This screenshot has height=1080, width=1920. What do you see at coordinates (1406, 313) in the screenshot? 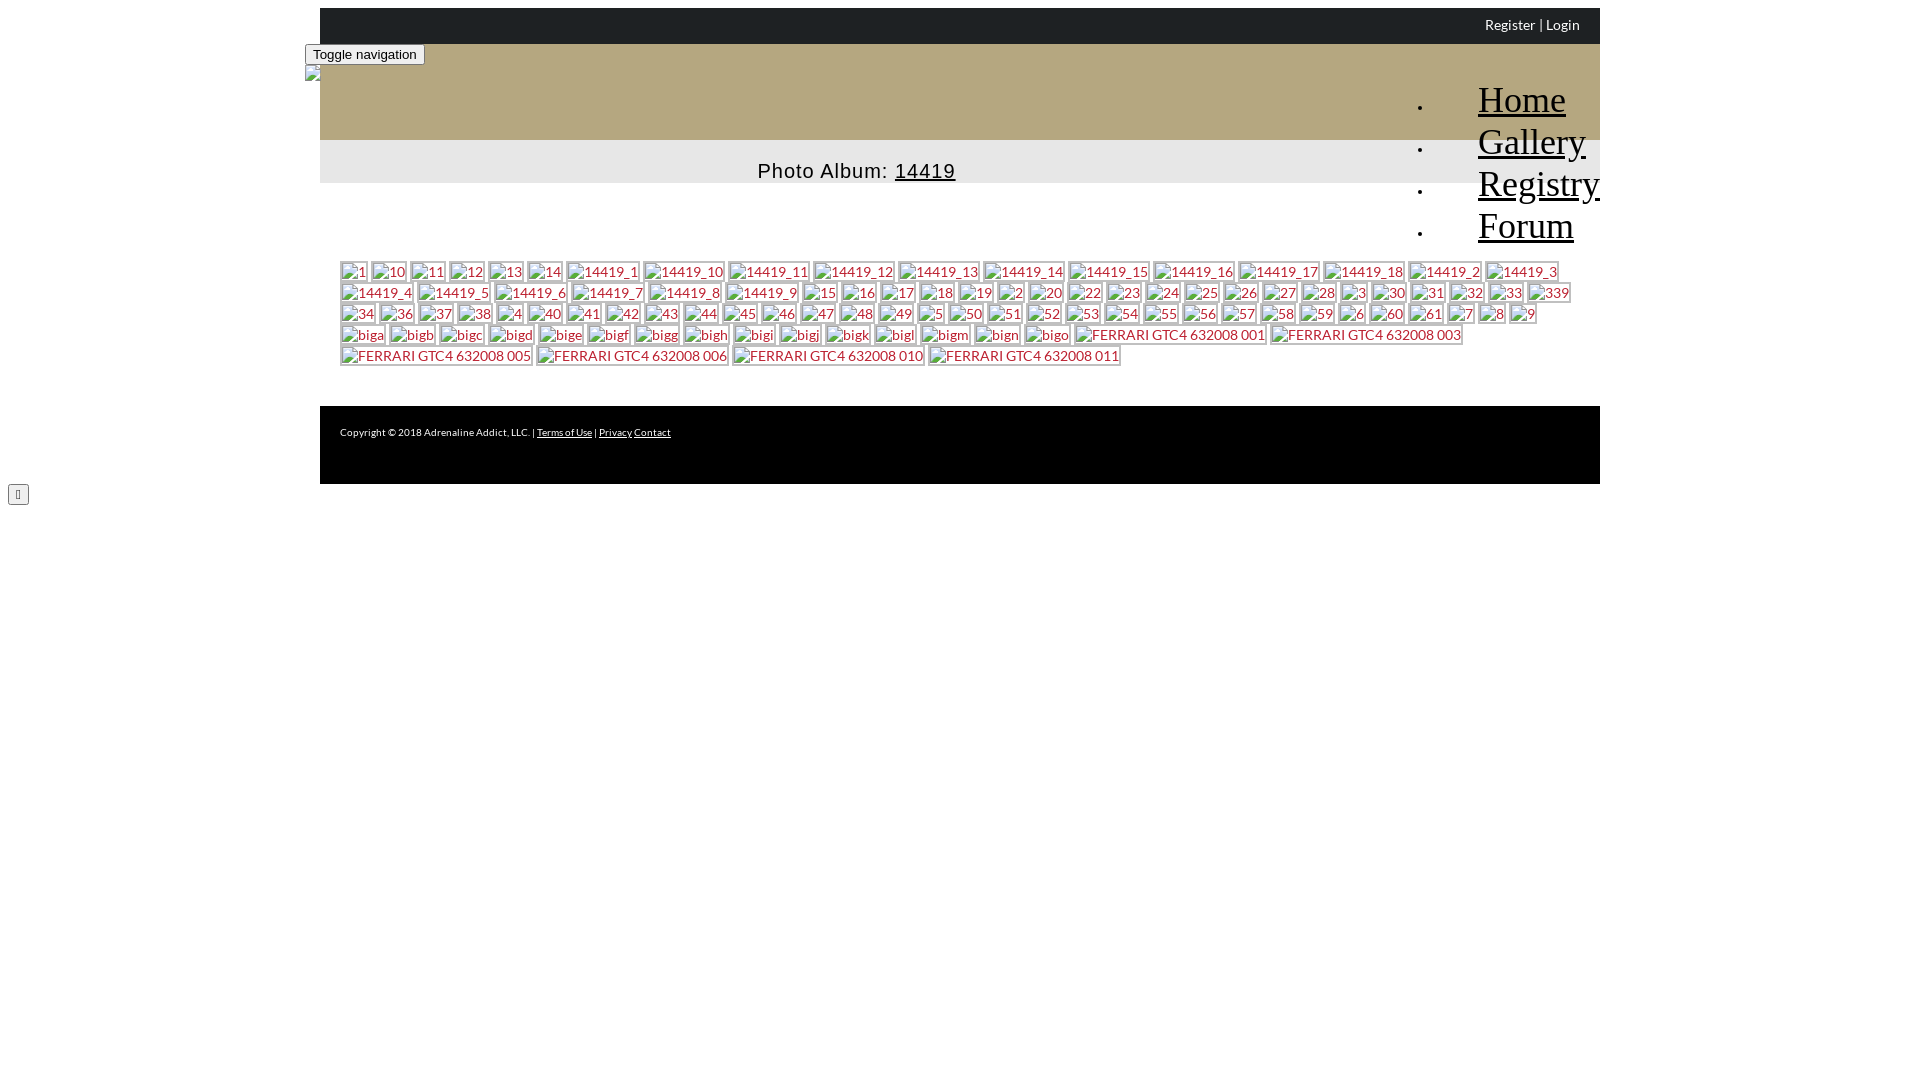
I see `'61 (click to enlarge)'` at bounding box center [1406, 313].